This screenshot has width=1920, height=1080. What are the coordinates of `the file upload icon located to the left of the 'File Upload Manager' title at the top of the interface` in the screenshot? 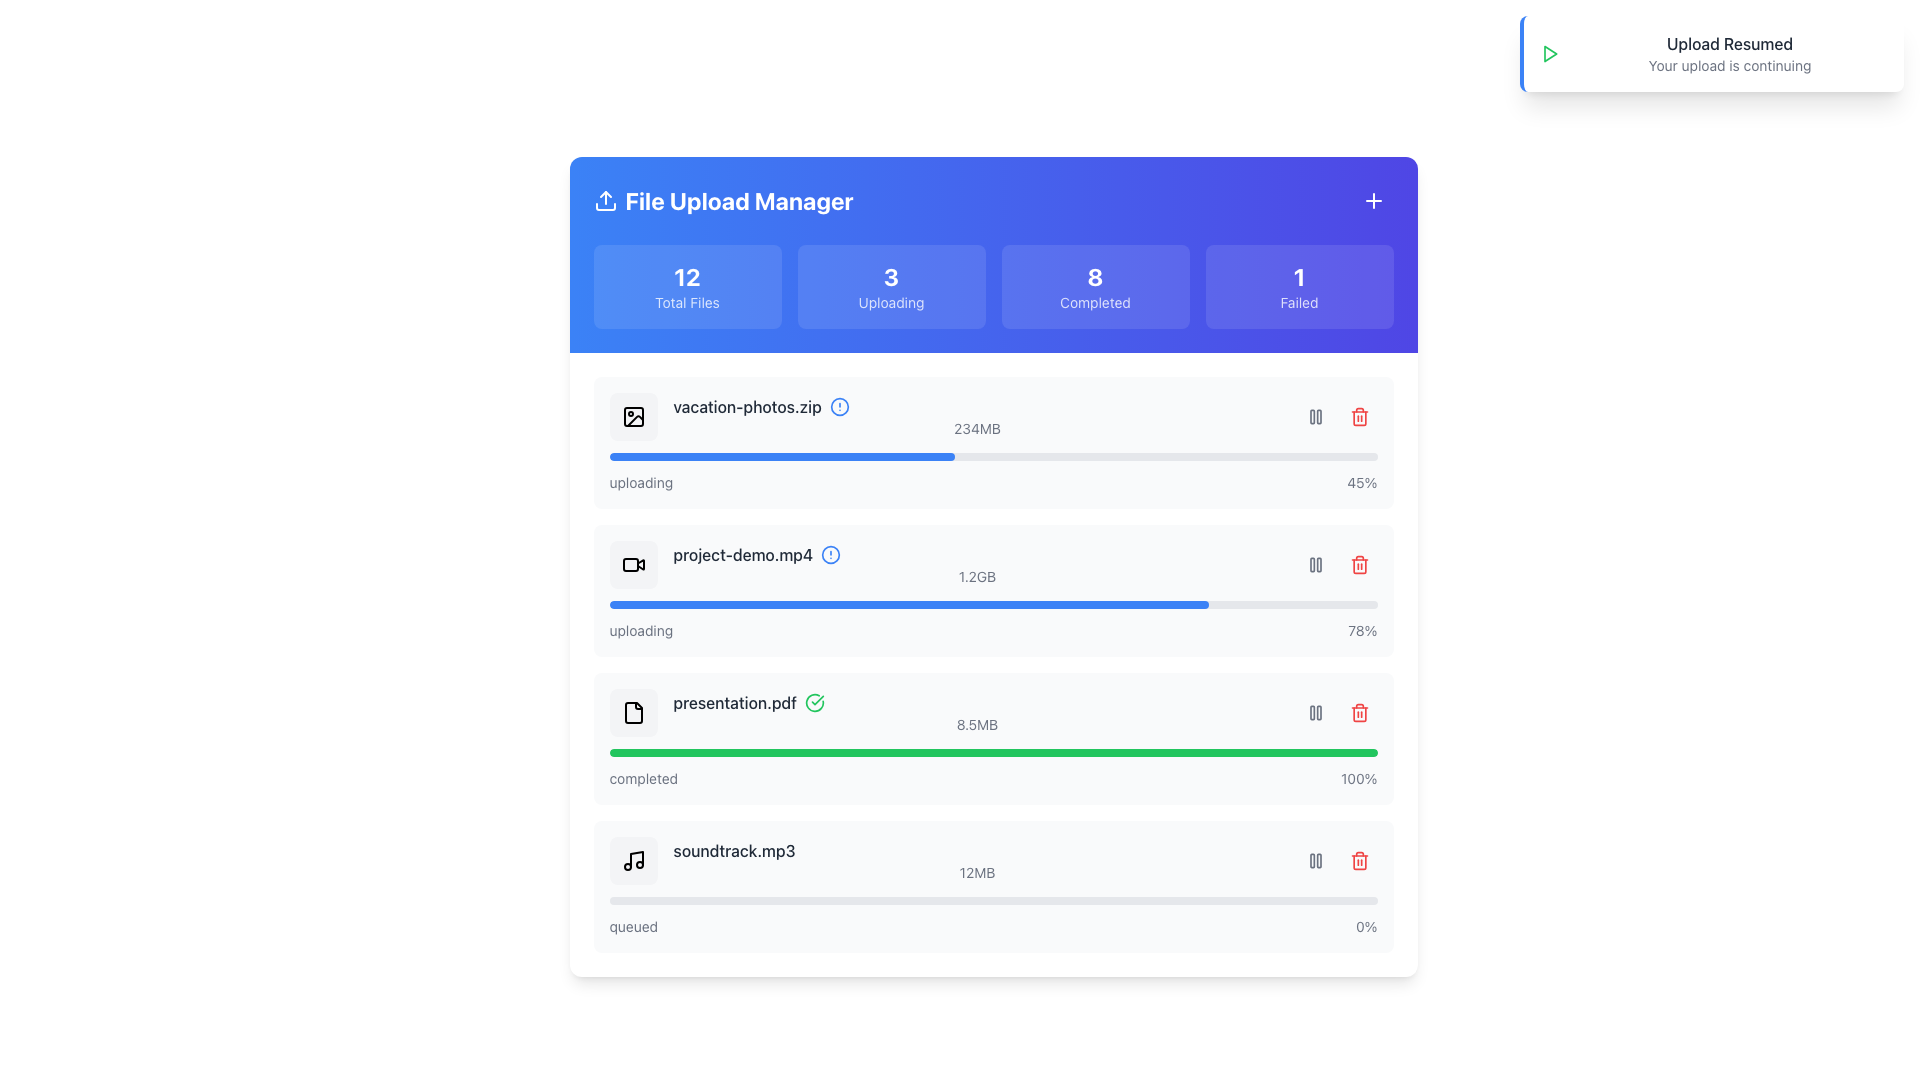 It's located at (604, 200).